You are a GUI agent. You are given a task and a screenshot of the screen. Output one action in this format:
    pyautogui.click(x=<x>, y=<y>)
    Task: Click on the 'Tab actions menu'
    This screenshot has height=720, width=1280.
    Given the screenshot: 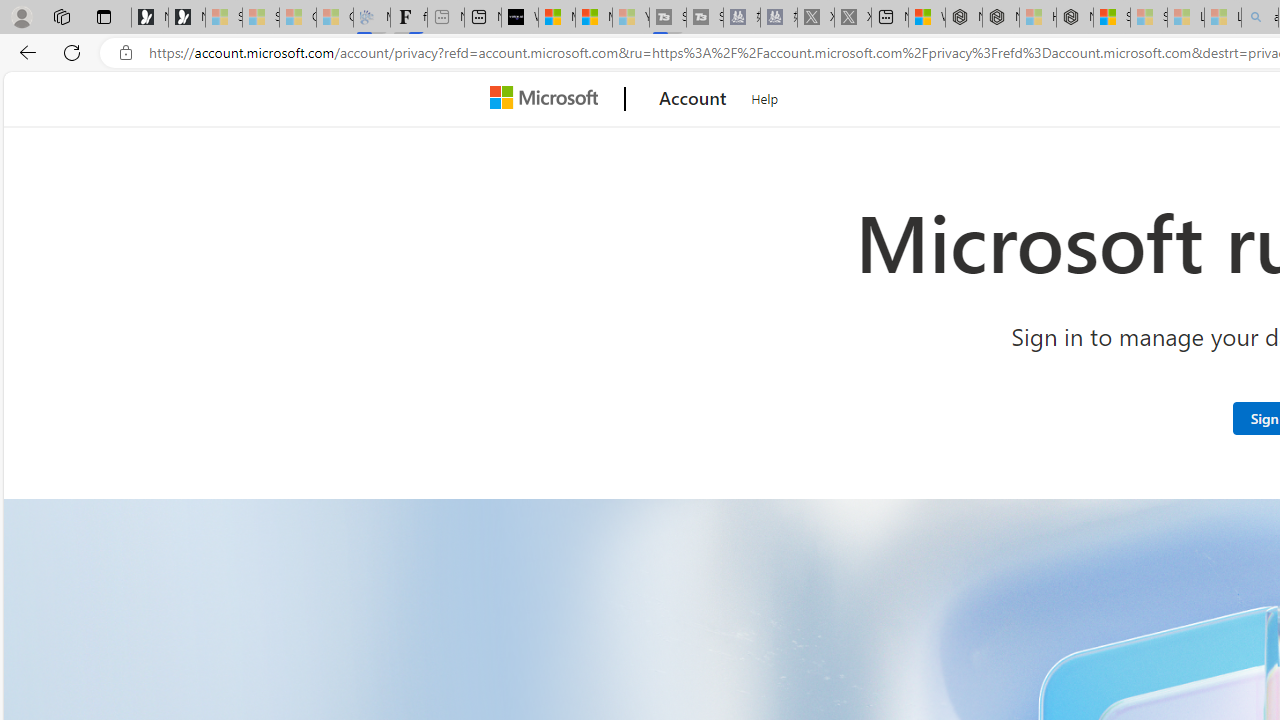 What is the action you would take?
    pyautogui.click(x=103, y=16)
    